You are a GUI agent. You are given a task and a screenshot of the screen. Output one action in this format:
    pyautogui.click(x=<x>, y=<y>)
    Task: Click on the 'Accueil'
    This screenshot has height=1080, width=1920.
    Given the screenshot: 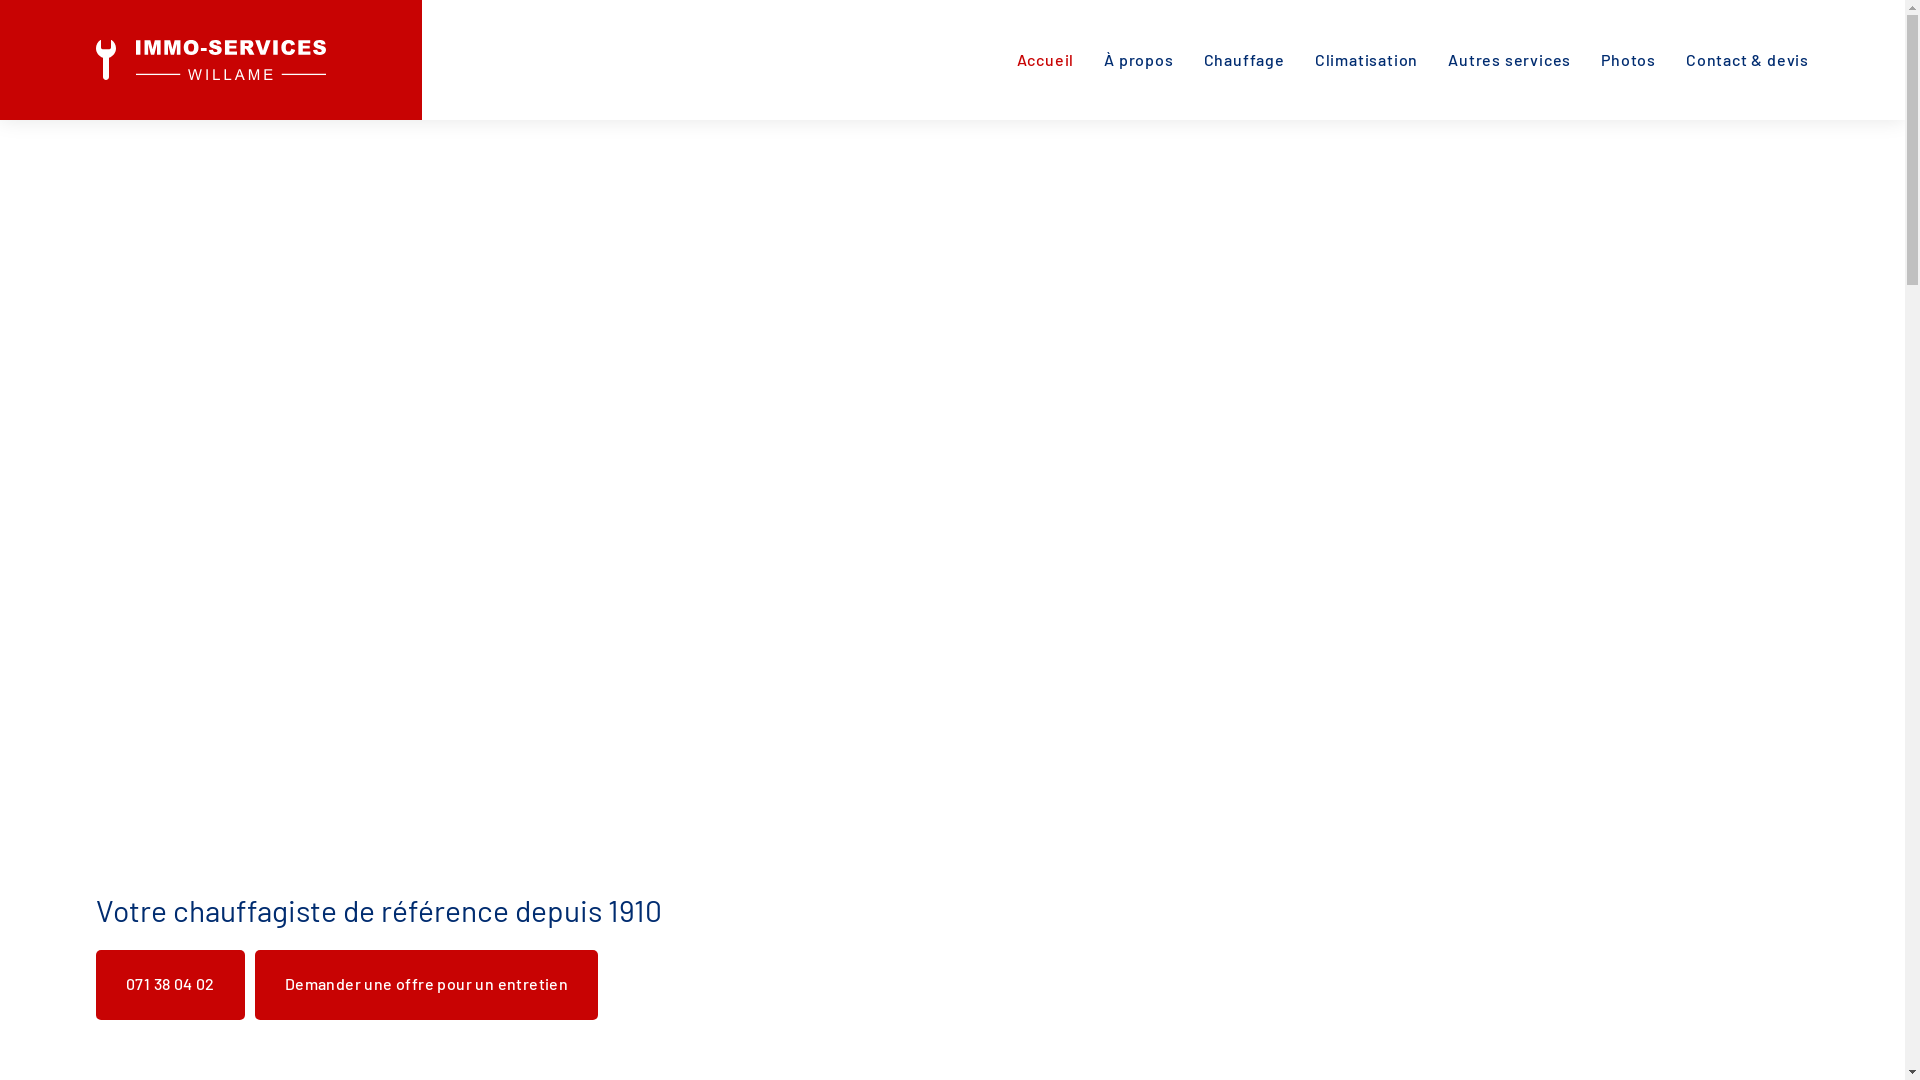 What is the action you would take?
    pyautogui.click(x=1045, y=59)
    